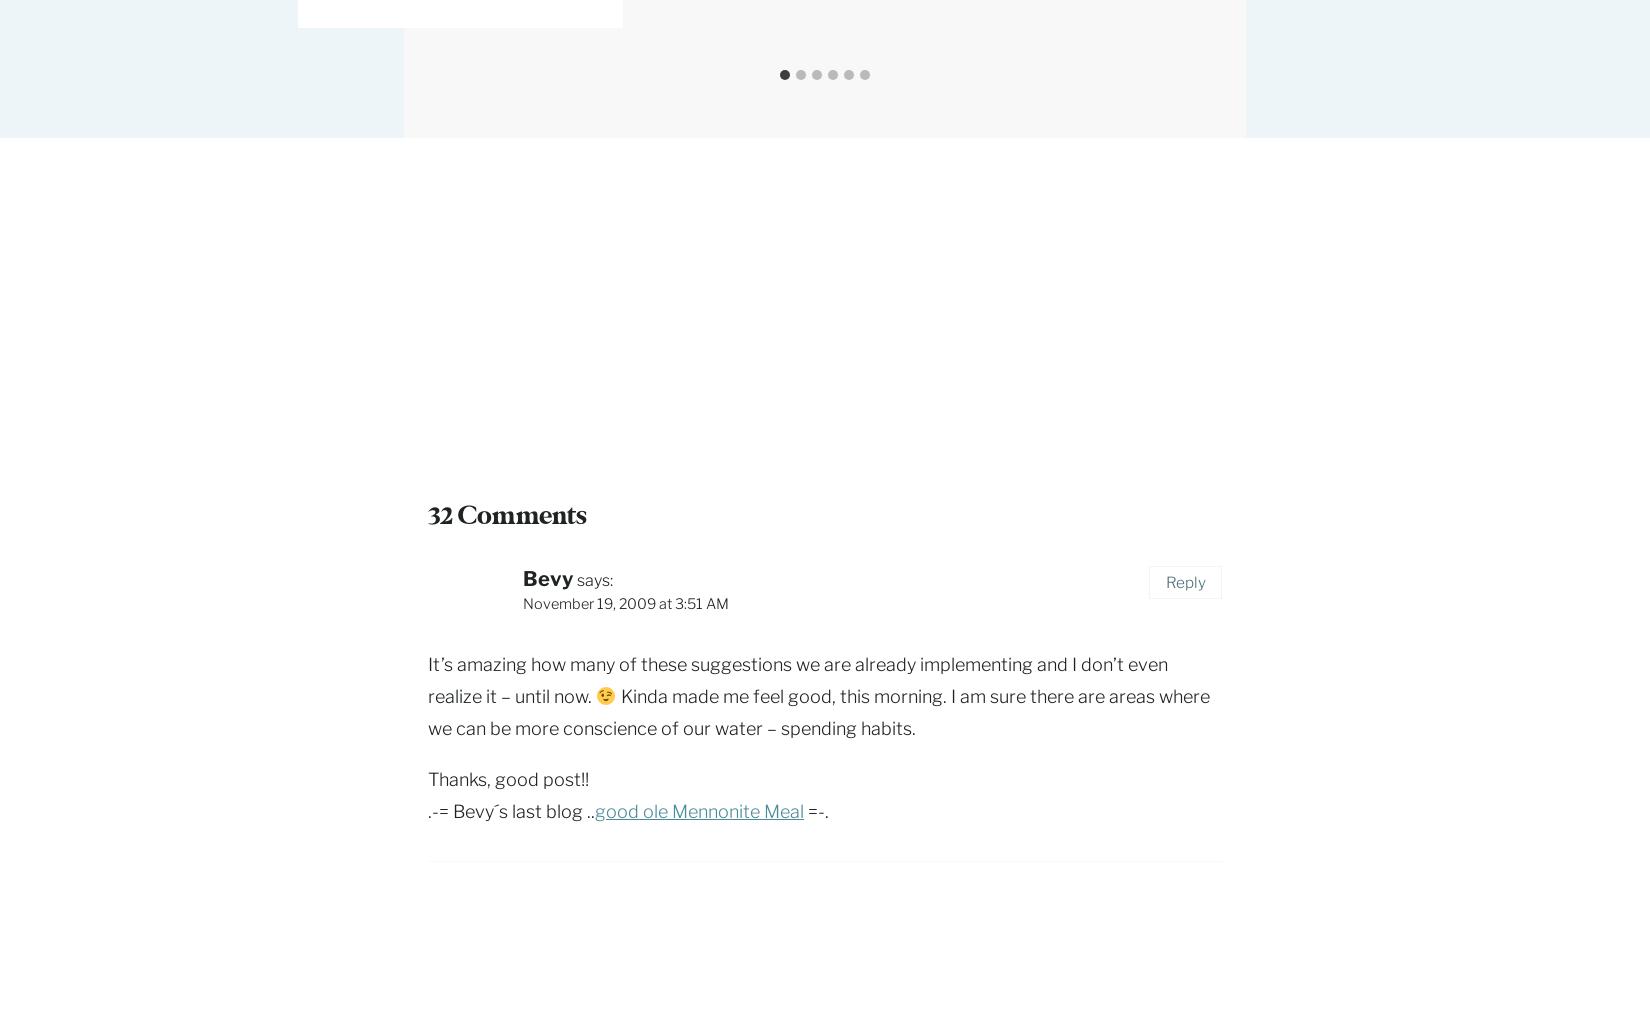  Describe the element at coordinates (427, 712) in the screenshot. I see `'Kinda made me feel good, this morning.  I am sure there are areas where we can be more conscience of our water – spending habits.'` at that location.